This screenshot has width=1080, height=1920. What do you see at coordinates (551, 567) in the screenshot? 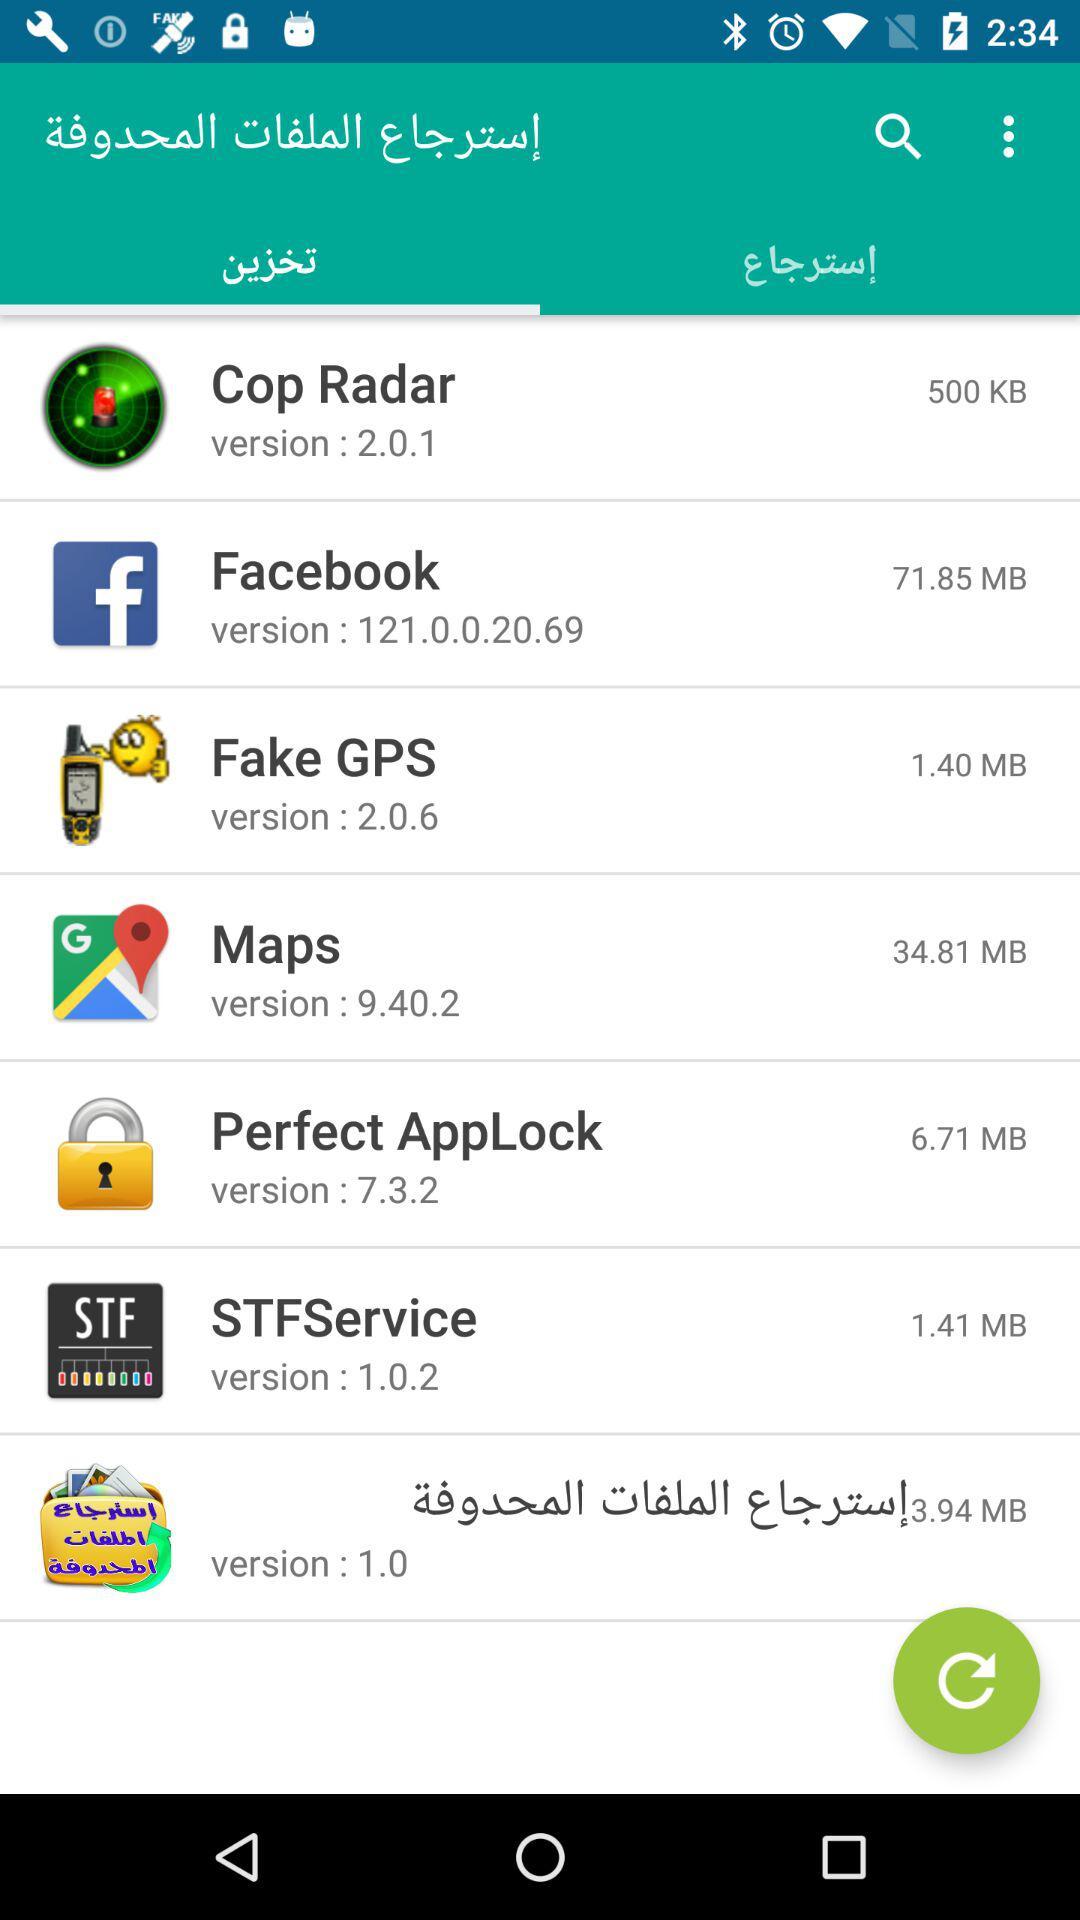
I see `the item above version 121 0 item` at bounding box center [551, 567].